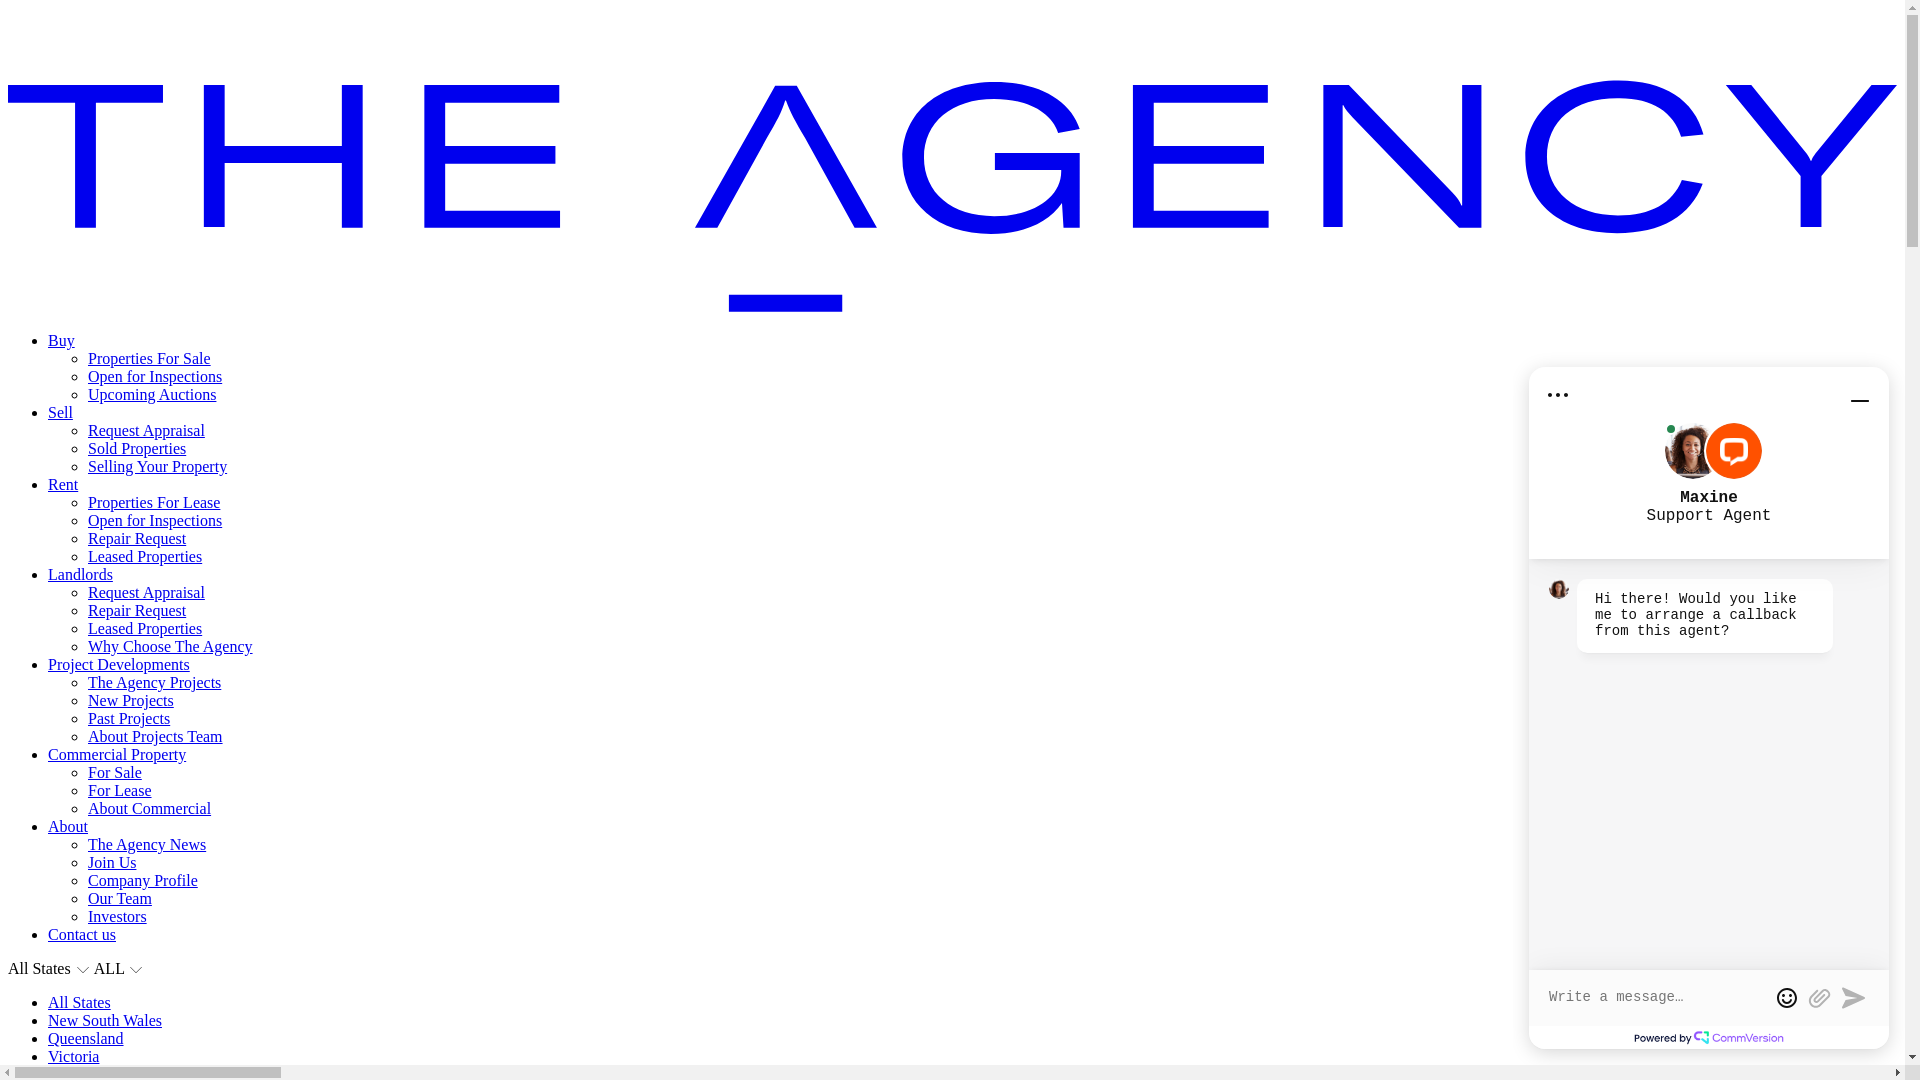 This screenshot has width=1920, height=1080. What do you see at coordinates (119, 789) in the screenshot?
I see `'For Lease'` at bounding box center [119, 789].